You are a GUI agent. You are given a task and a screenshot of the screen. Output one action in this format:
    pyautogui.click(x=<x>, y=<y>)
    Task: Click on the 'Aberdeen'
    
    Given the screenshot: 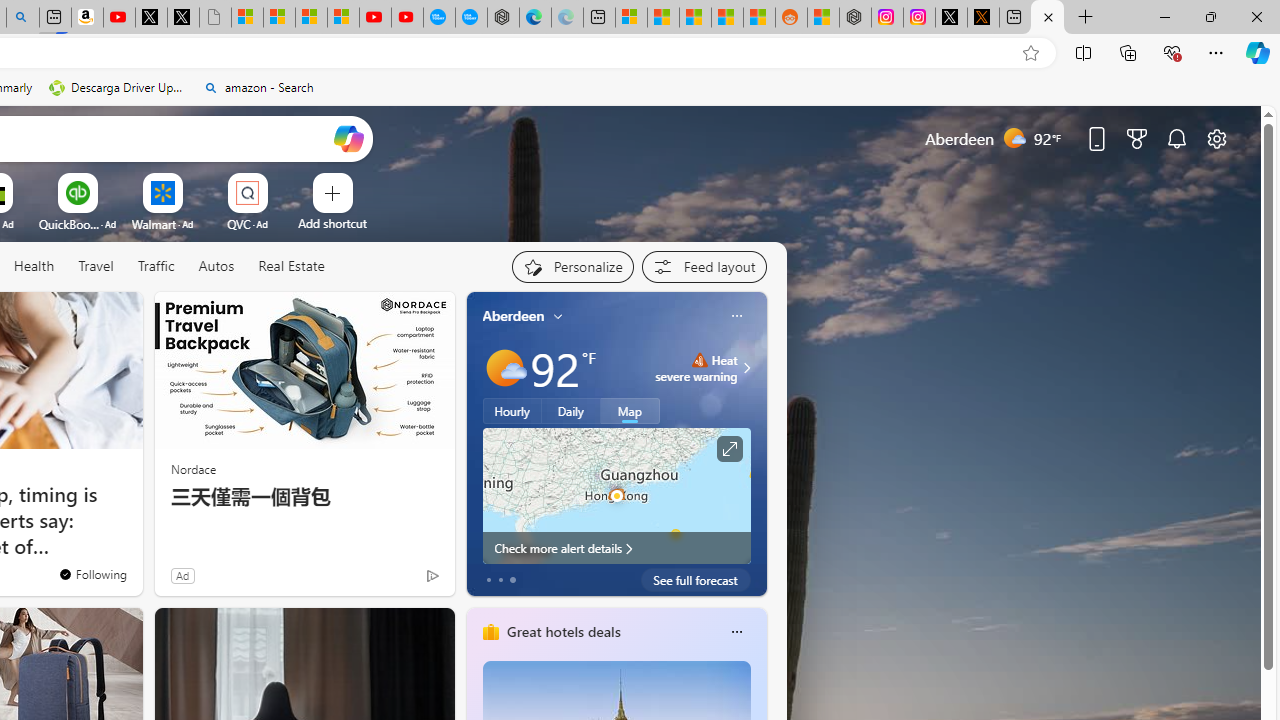 What is the action you would take?
    pyautogui.click(x=513, y=315)
    